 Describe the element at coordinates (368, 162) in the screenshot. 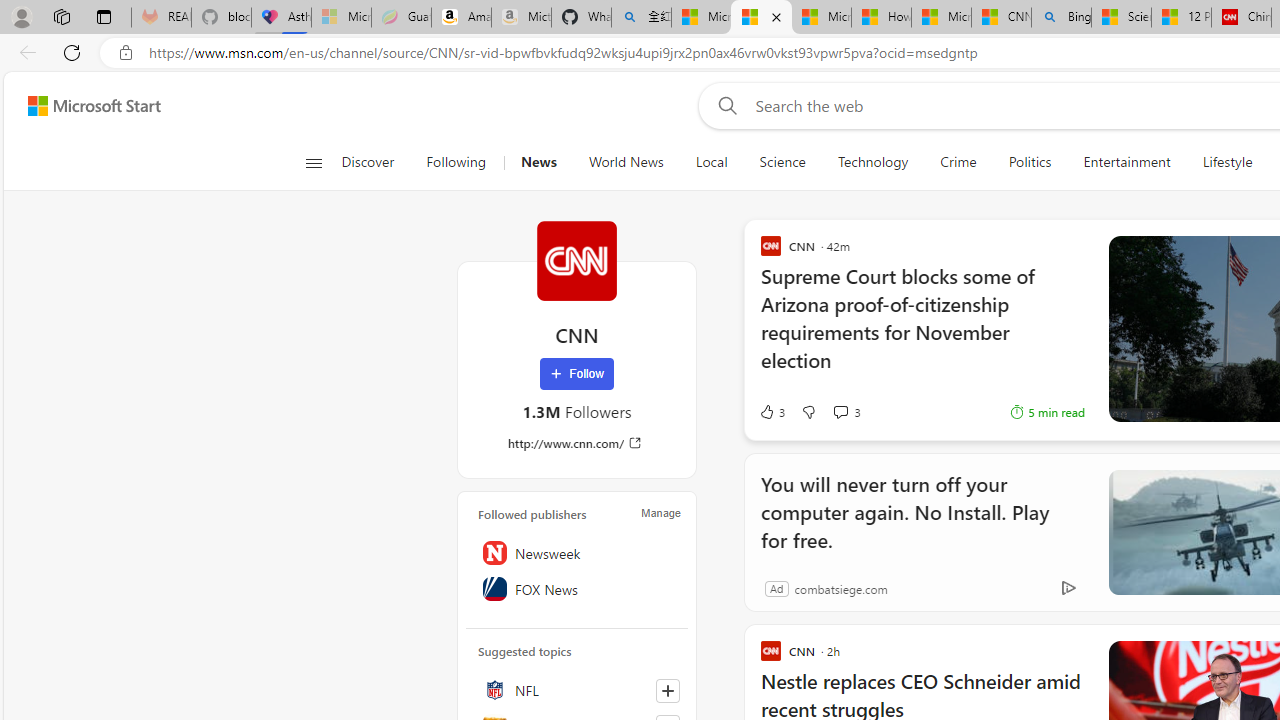

I see `'Discover'` at that location.